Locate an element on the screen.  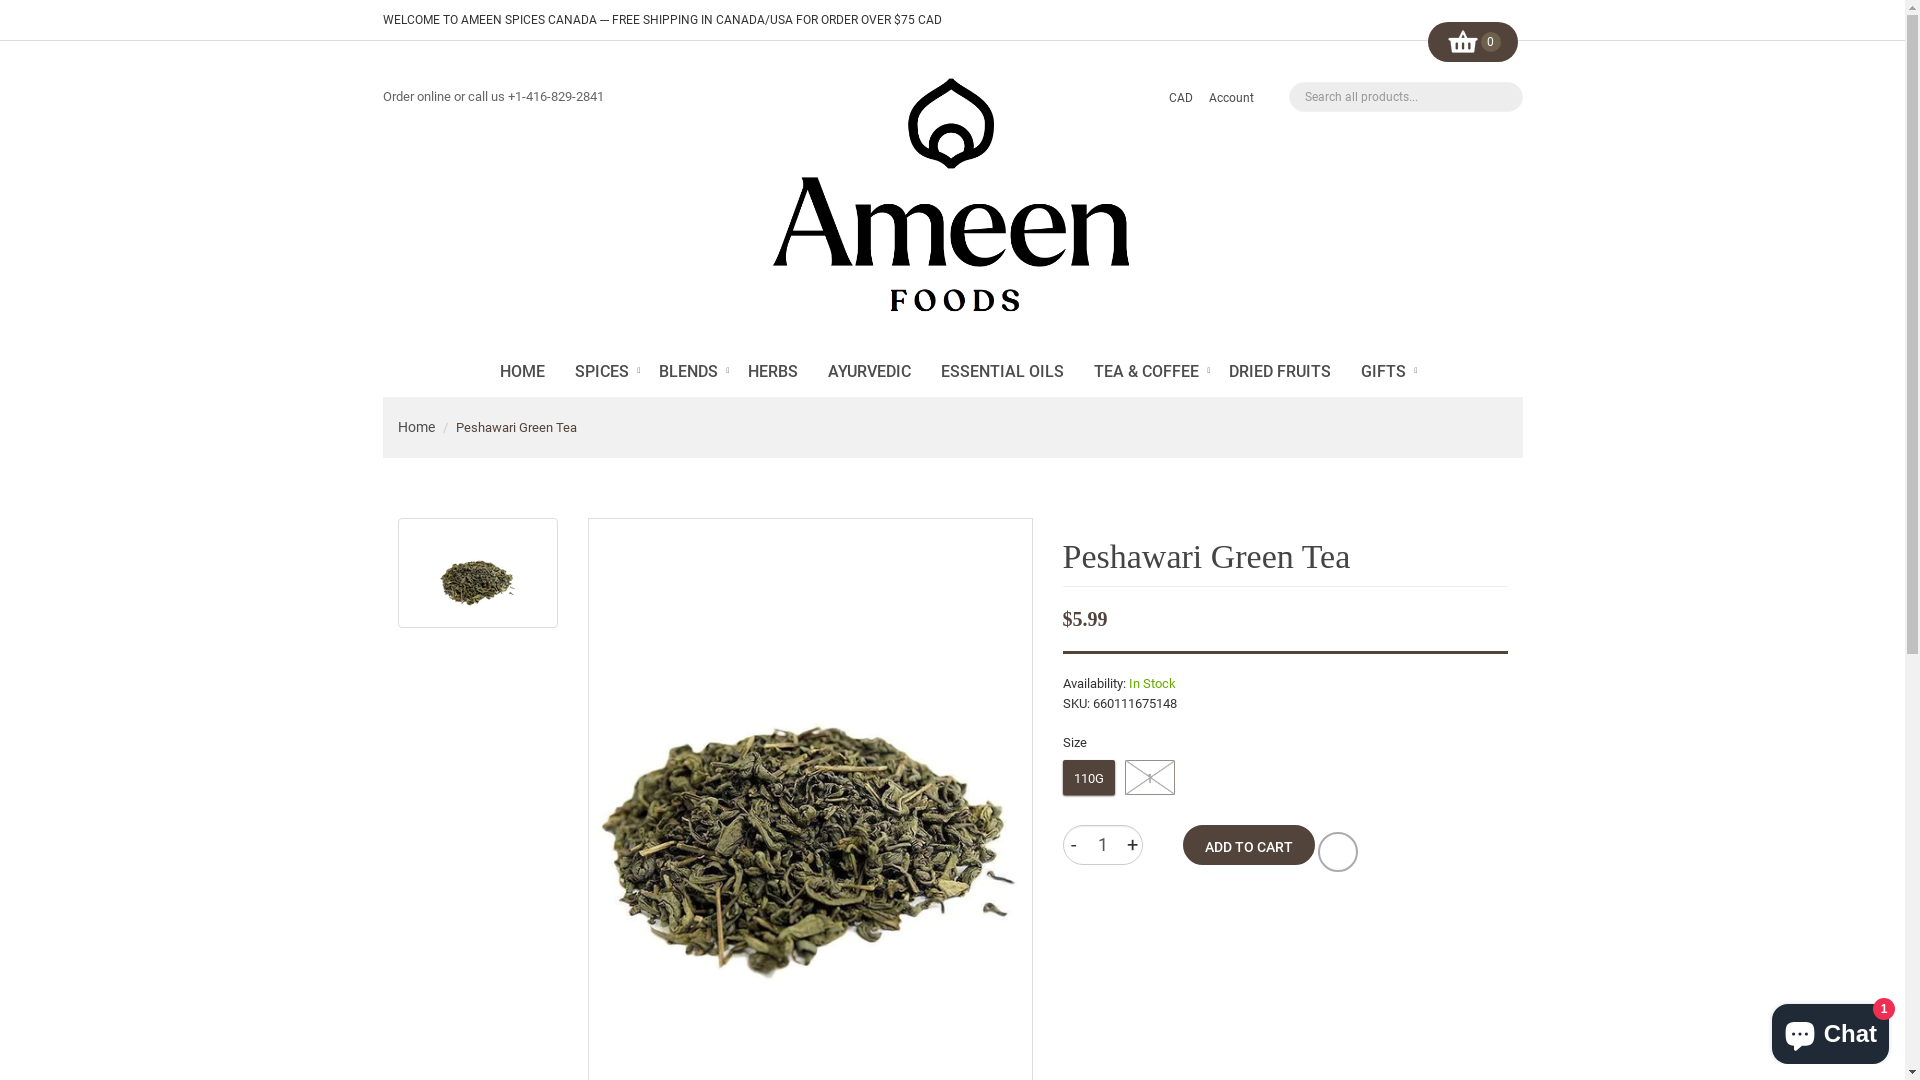
'ADD TO CART' is located at coordinates (1247, 844).